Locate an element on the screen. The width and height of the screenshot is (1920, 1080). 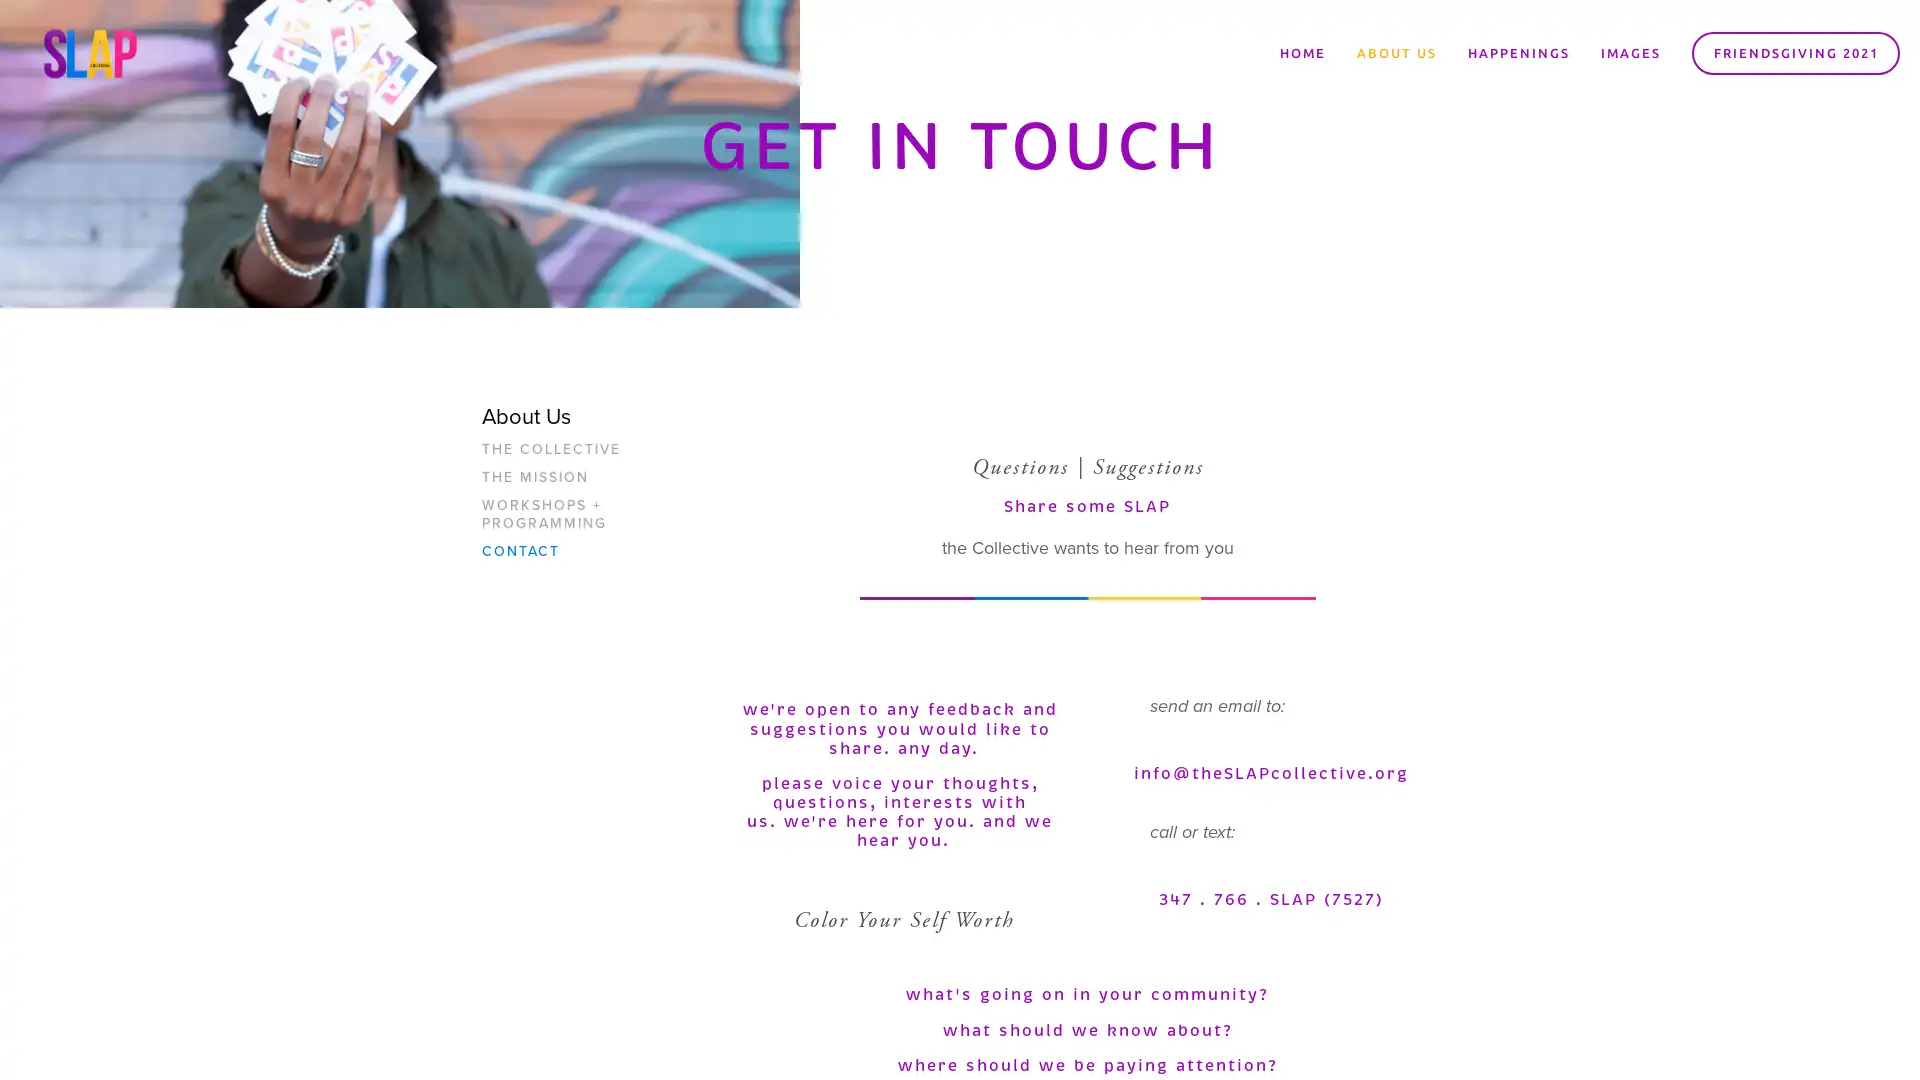
Close is located at coordinates (1255, 310).